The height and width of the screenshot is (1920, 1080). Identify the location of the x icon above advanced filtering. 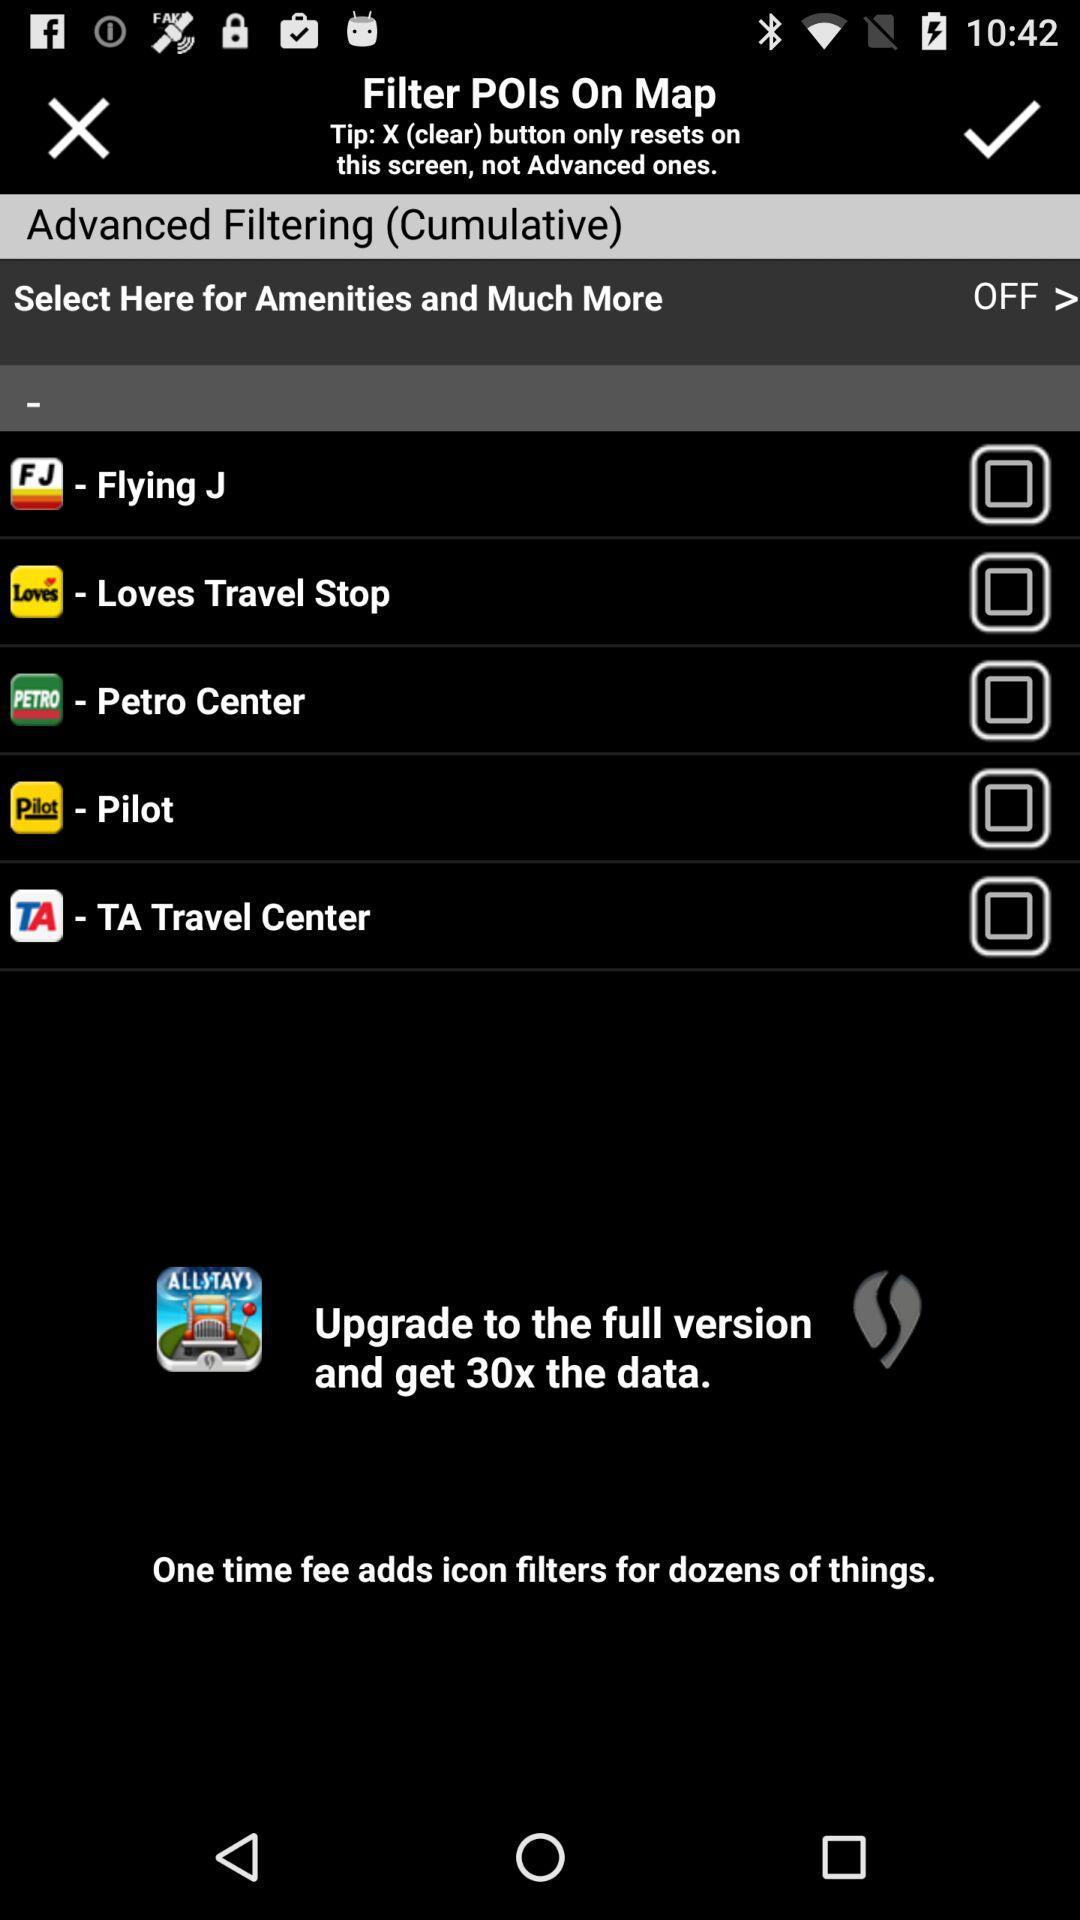
(77, 127).